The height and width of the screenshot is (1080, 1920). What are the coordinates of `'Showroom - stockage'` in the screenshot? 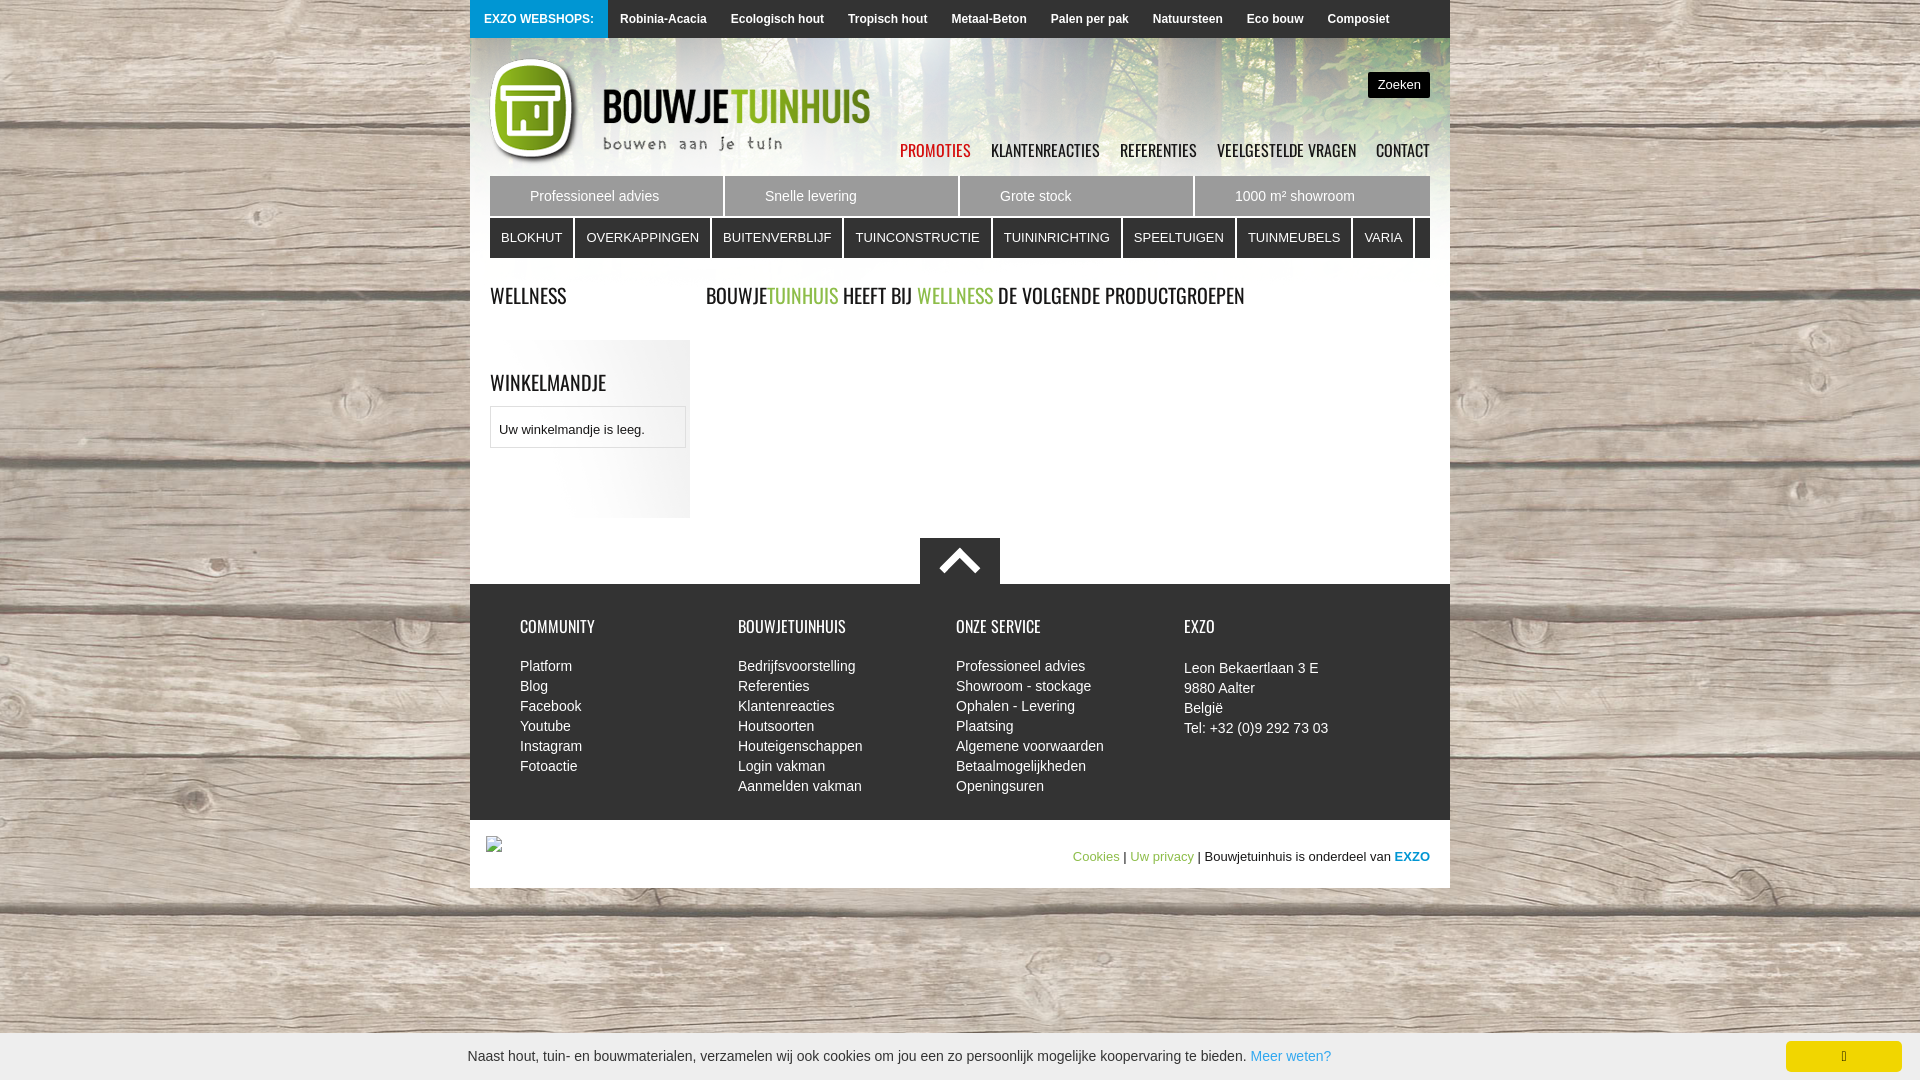 It's located at (1049, 685).